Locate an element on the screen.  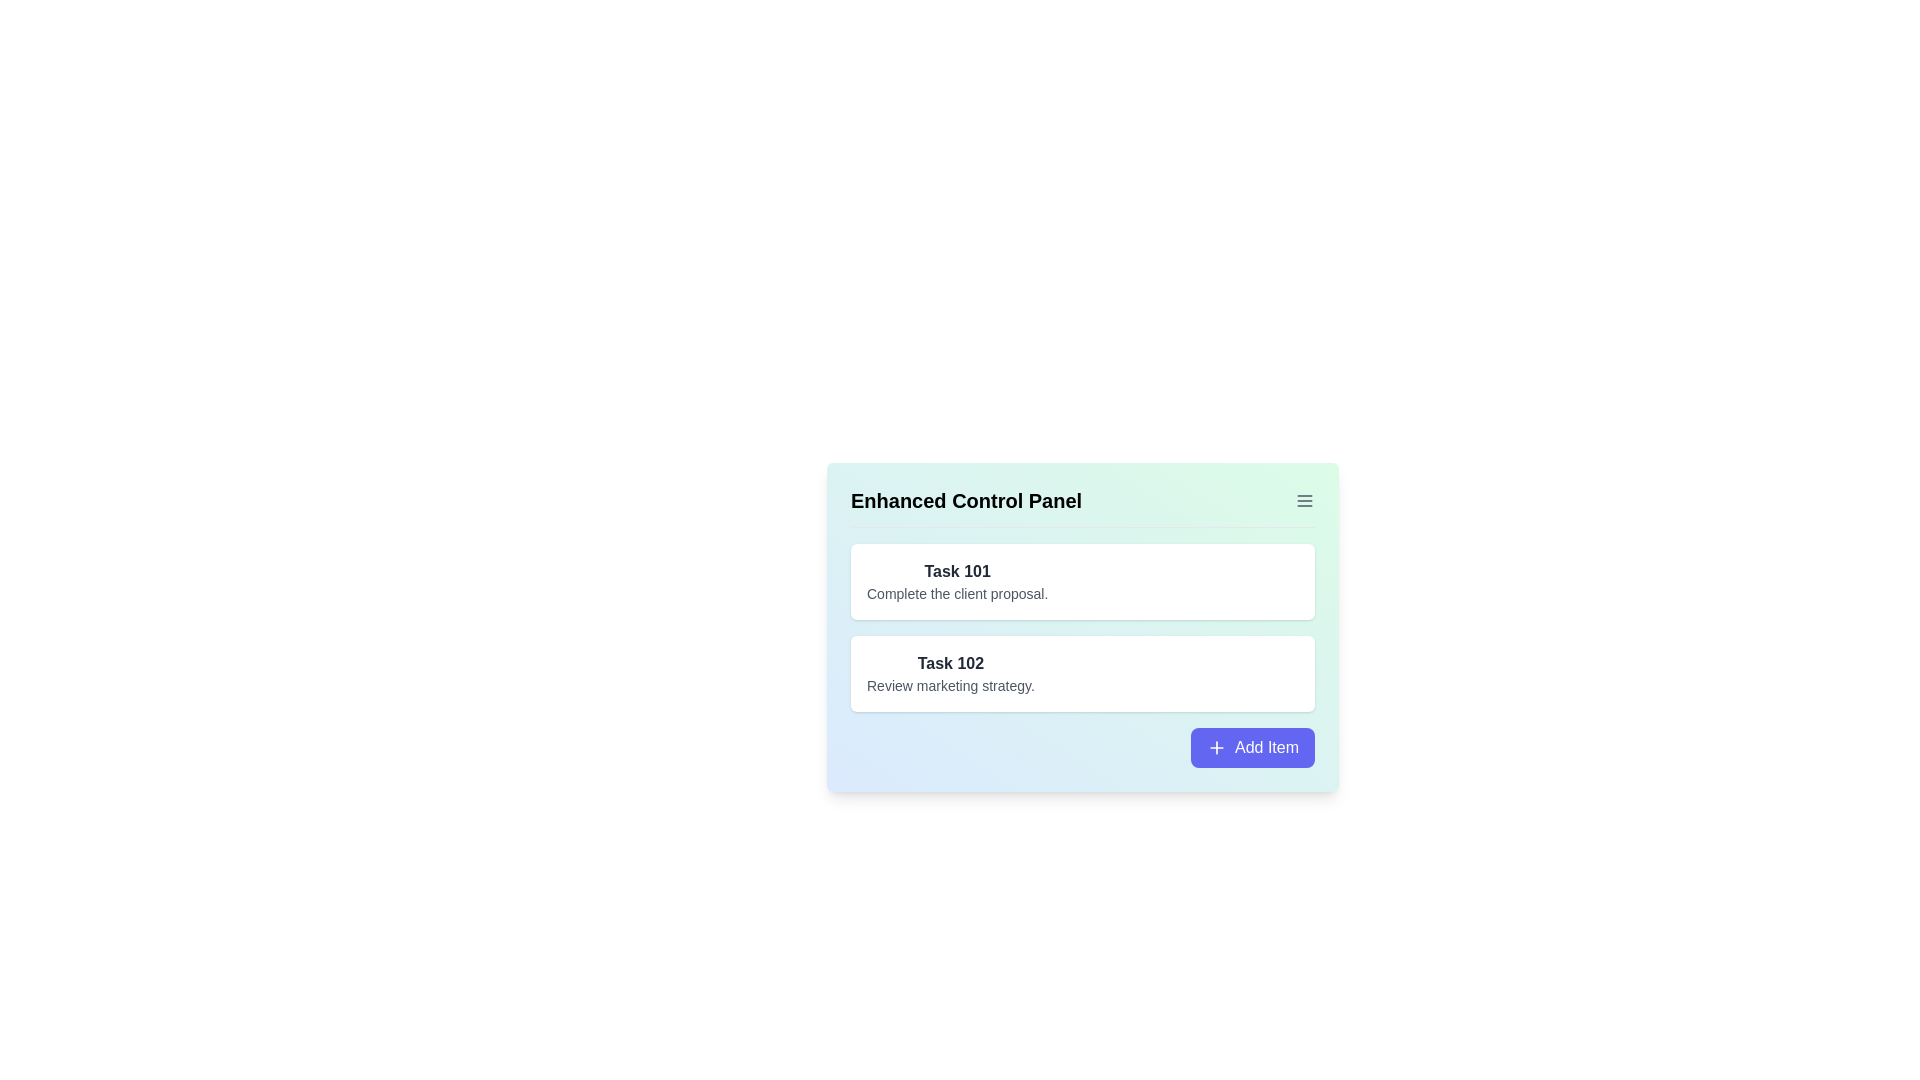
the 'Add Item' button, which is a rectangular button with a purple background and a white label centered inside, featuring a plus sign icon to the left is located at coordinates (1251, 748).